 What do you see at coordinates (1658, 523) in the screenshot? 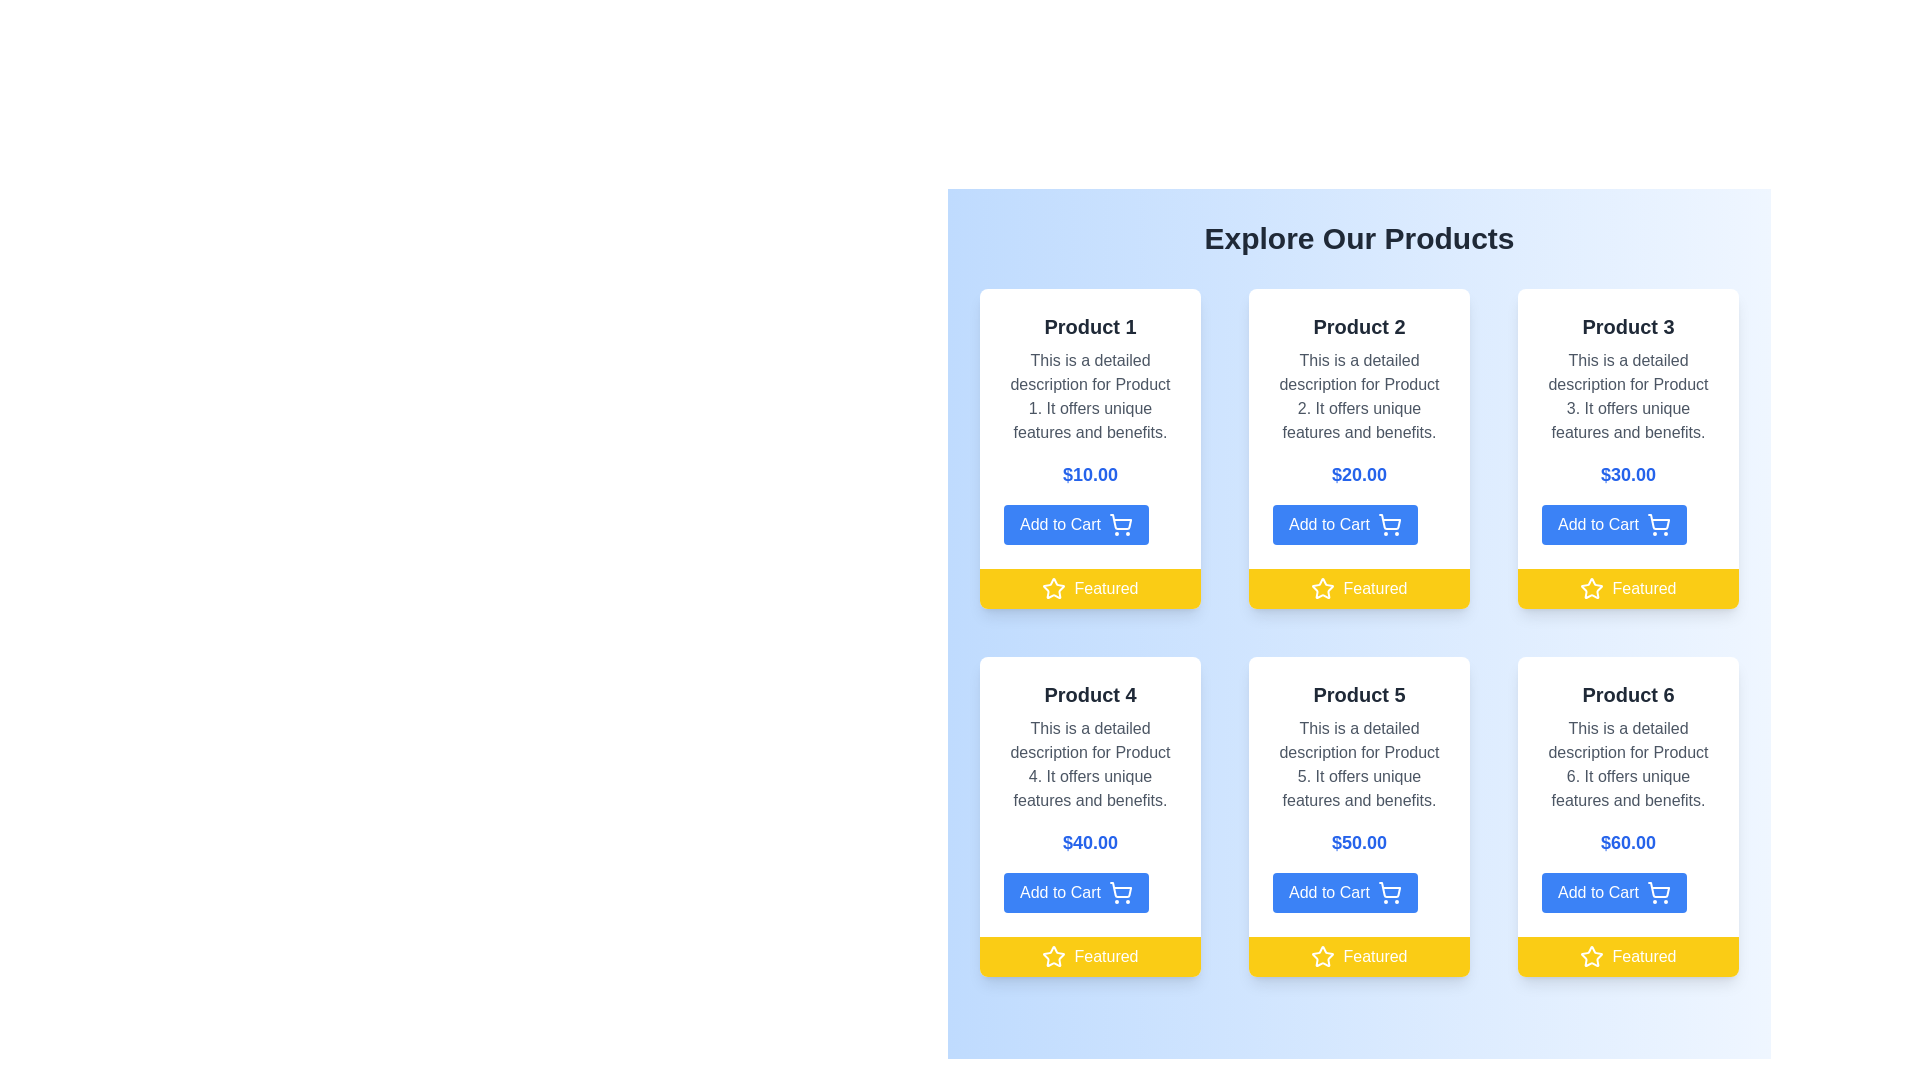
I see `the shopping cart icon inside the 'Add to Cart' button for Product 3, located in the top right section of the interface` at bounding box center [1658, 523].